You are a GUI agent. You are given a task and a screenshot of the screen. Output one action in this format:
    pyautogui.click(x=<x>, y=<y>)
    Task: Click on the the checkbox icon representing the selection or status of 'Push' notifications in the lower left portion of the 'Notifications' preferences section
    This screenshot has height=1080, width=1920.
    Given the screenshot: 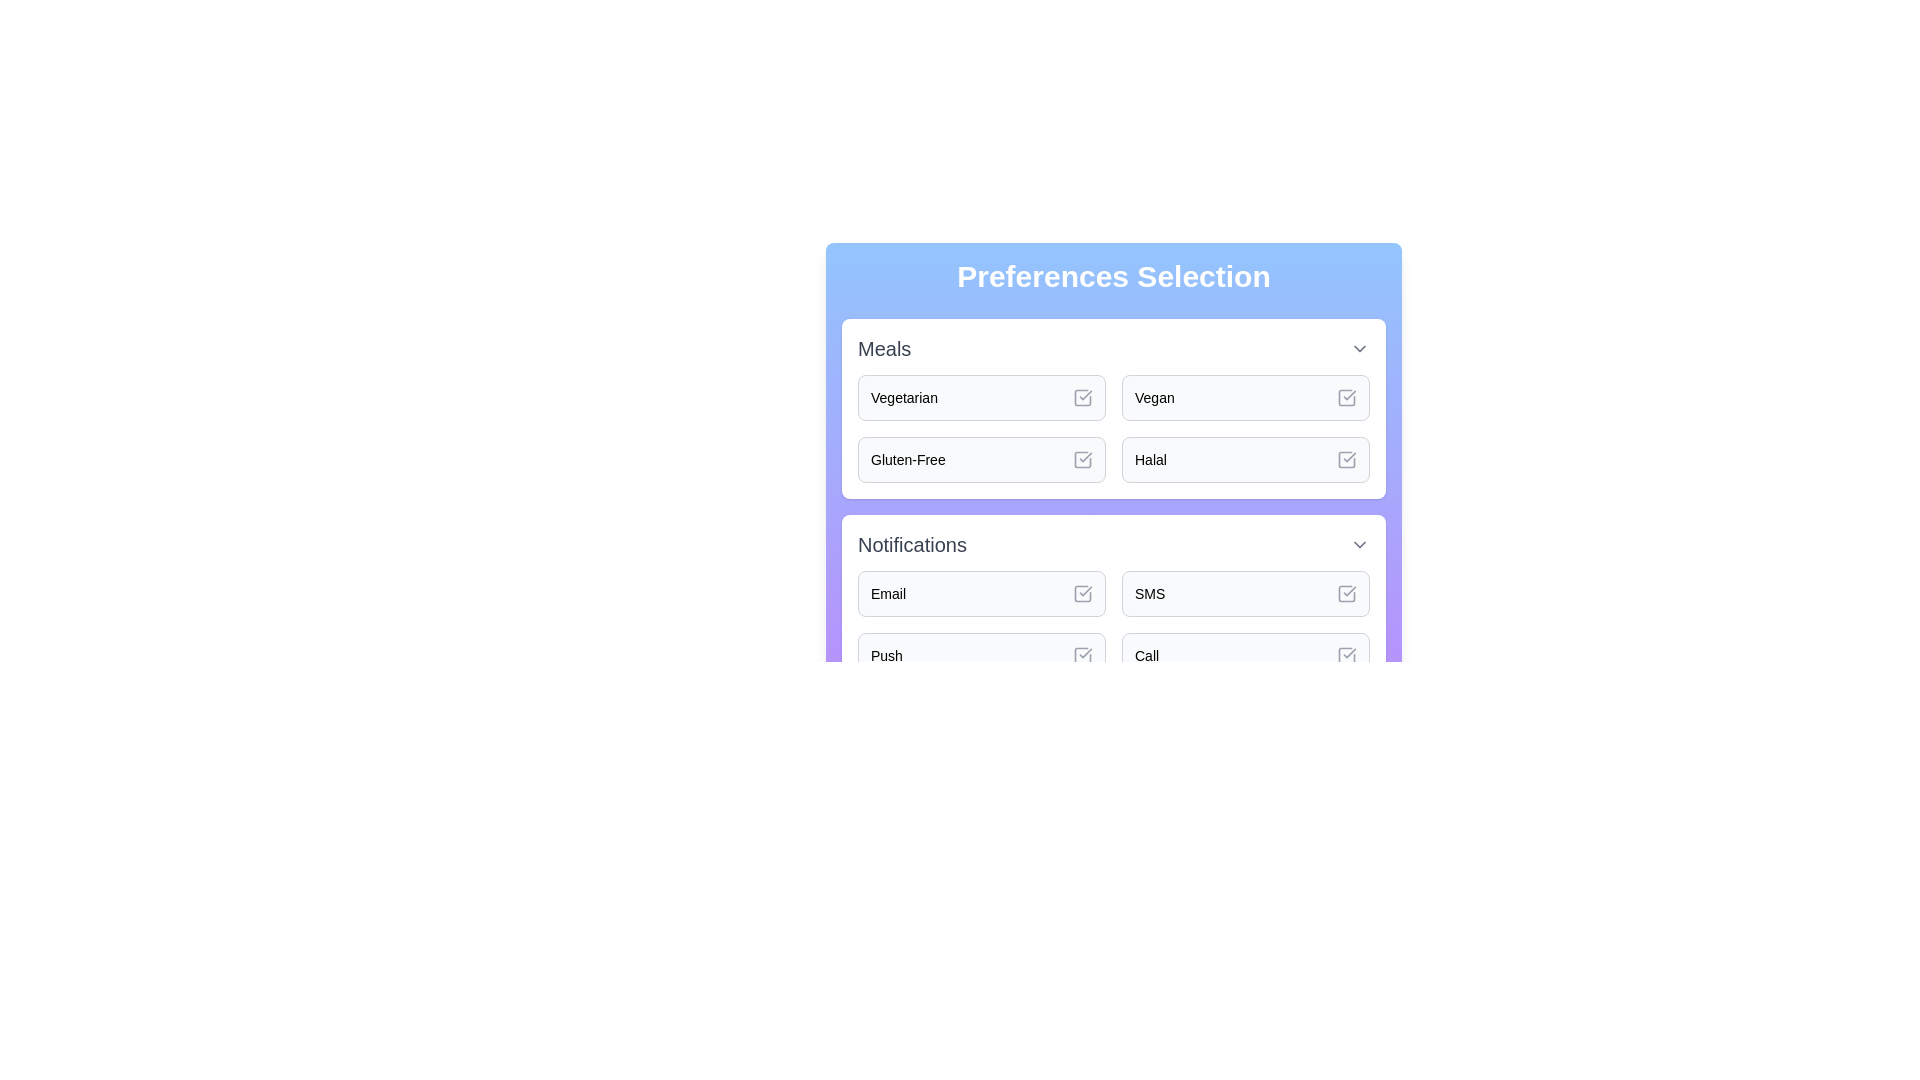 What is the action you would take?
    pyautogui.click(x=1082, y=655)
    